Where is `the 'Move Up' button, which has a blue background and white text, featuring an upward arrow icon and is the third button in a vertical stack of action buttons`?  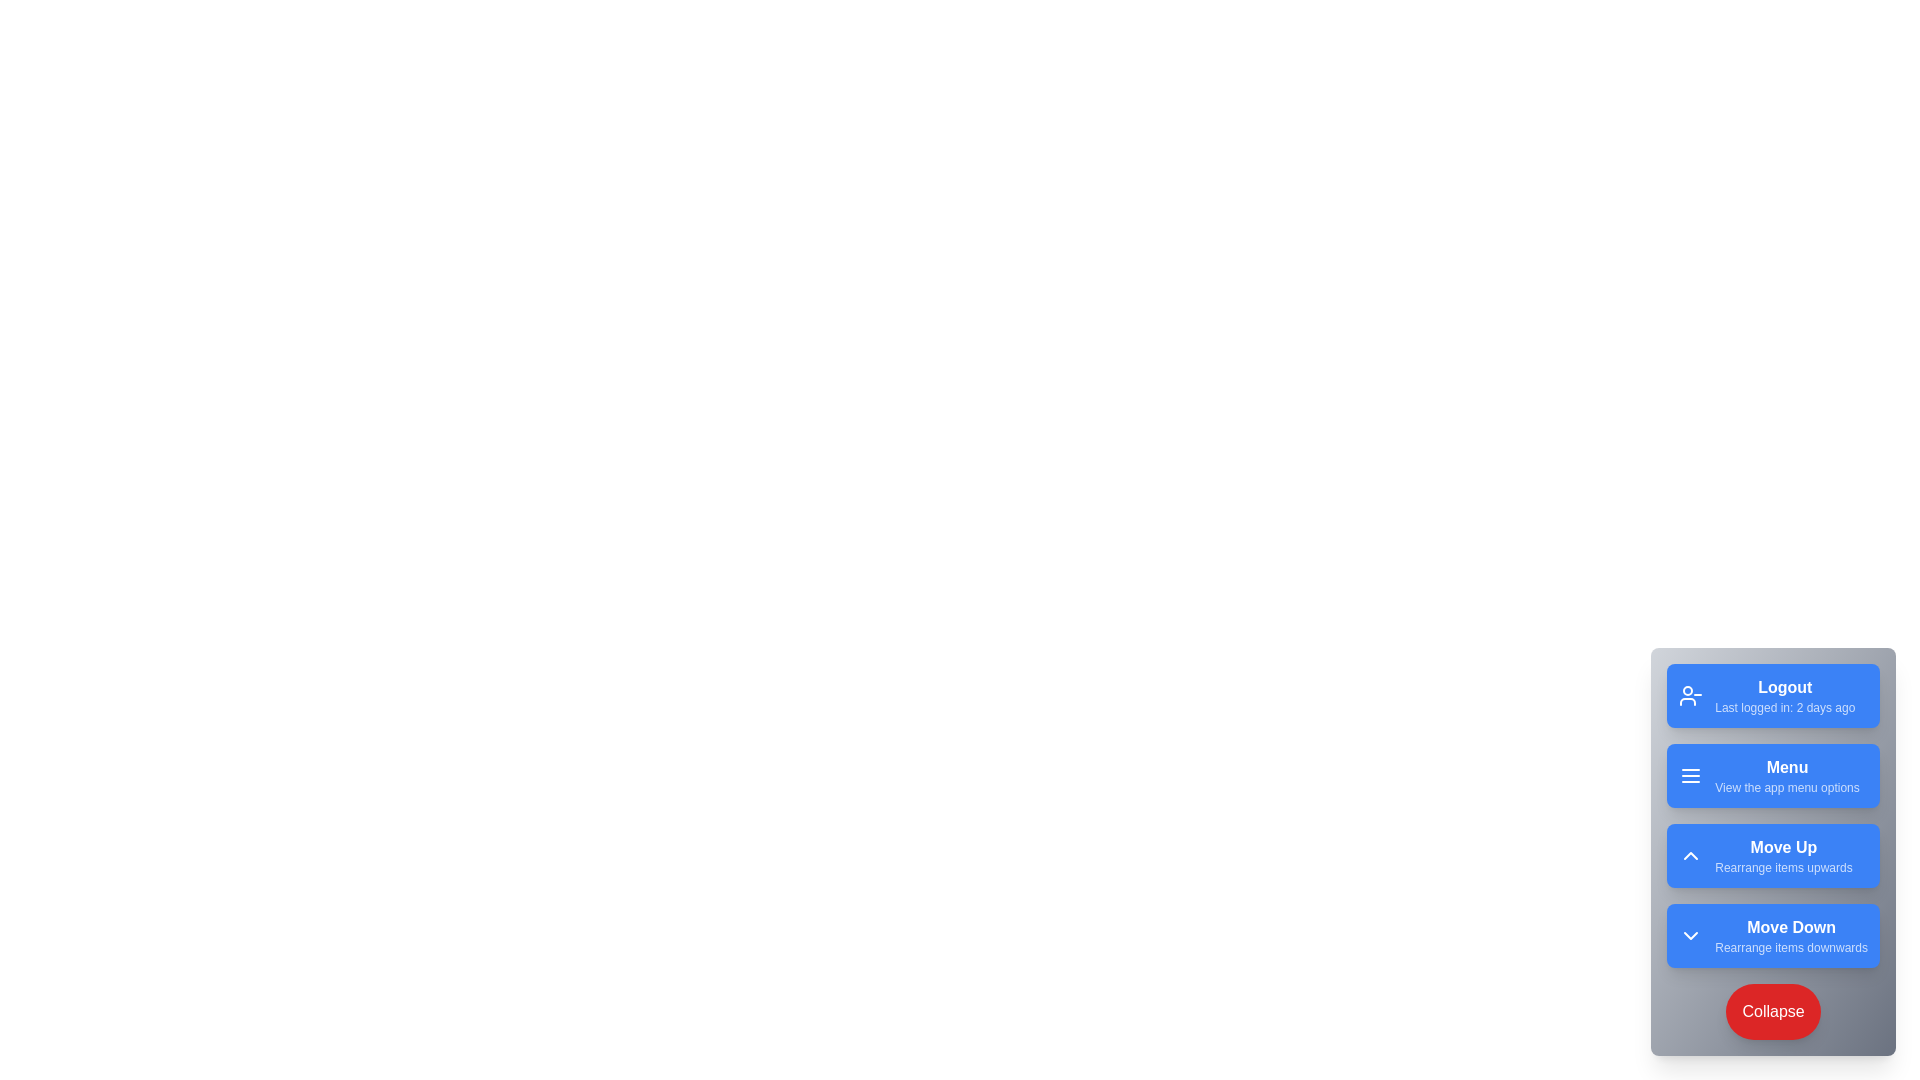
the 'Move Up' button, which has a blue background and white text, featuring an upward arrow icon and is the third button in a vertical stack of action buttons is located at coordinates (1773, 855).